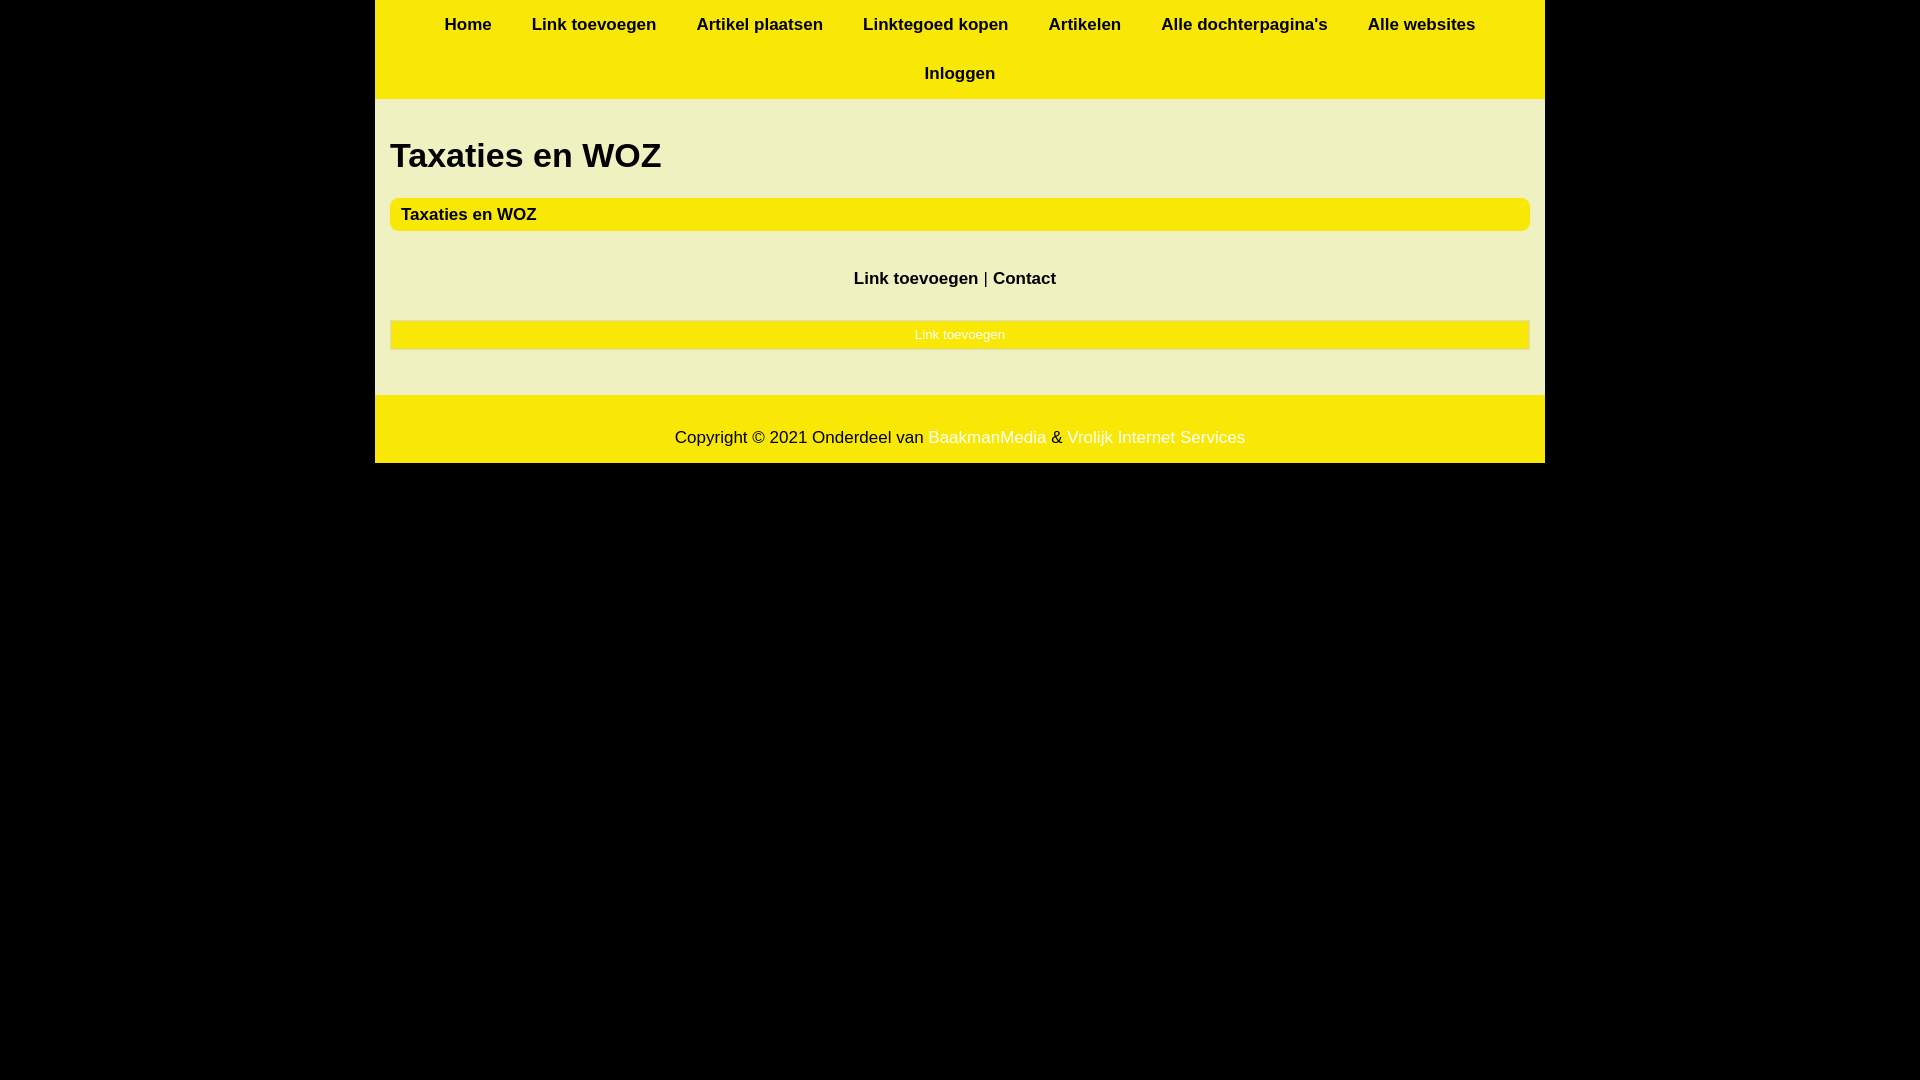 Image resolution: width=1920 pixels, height=1080 pixels. I want to click on 'Artikel plaatsen', so click(758, 24).